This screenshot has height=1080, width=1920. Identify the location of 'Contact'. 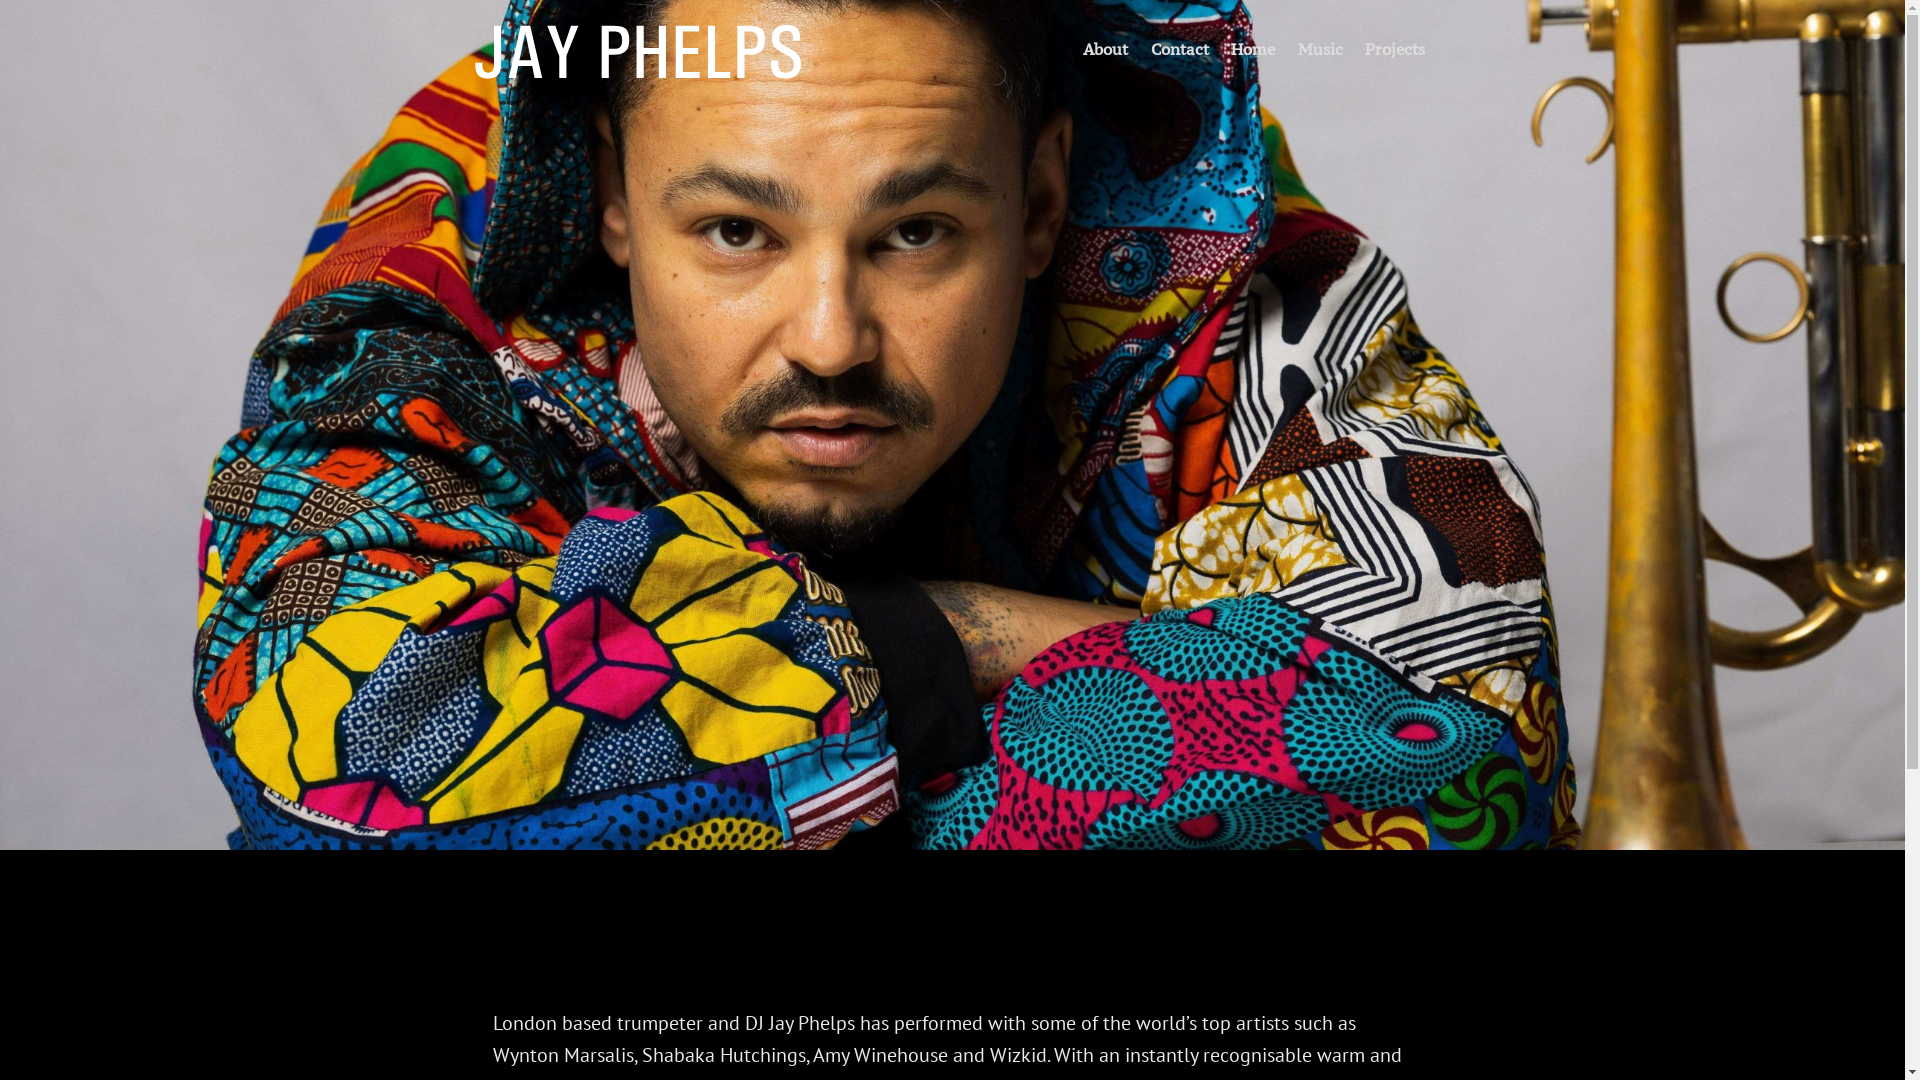
(1179, 46).